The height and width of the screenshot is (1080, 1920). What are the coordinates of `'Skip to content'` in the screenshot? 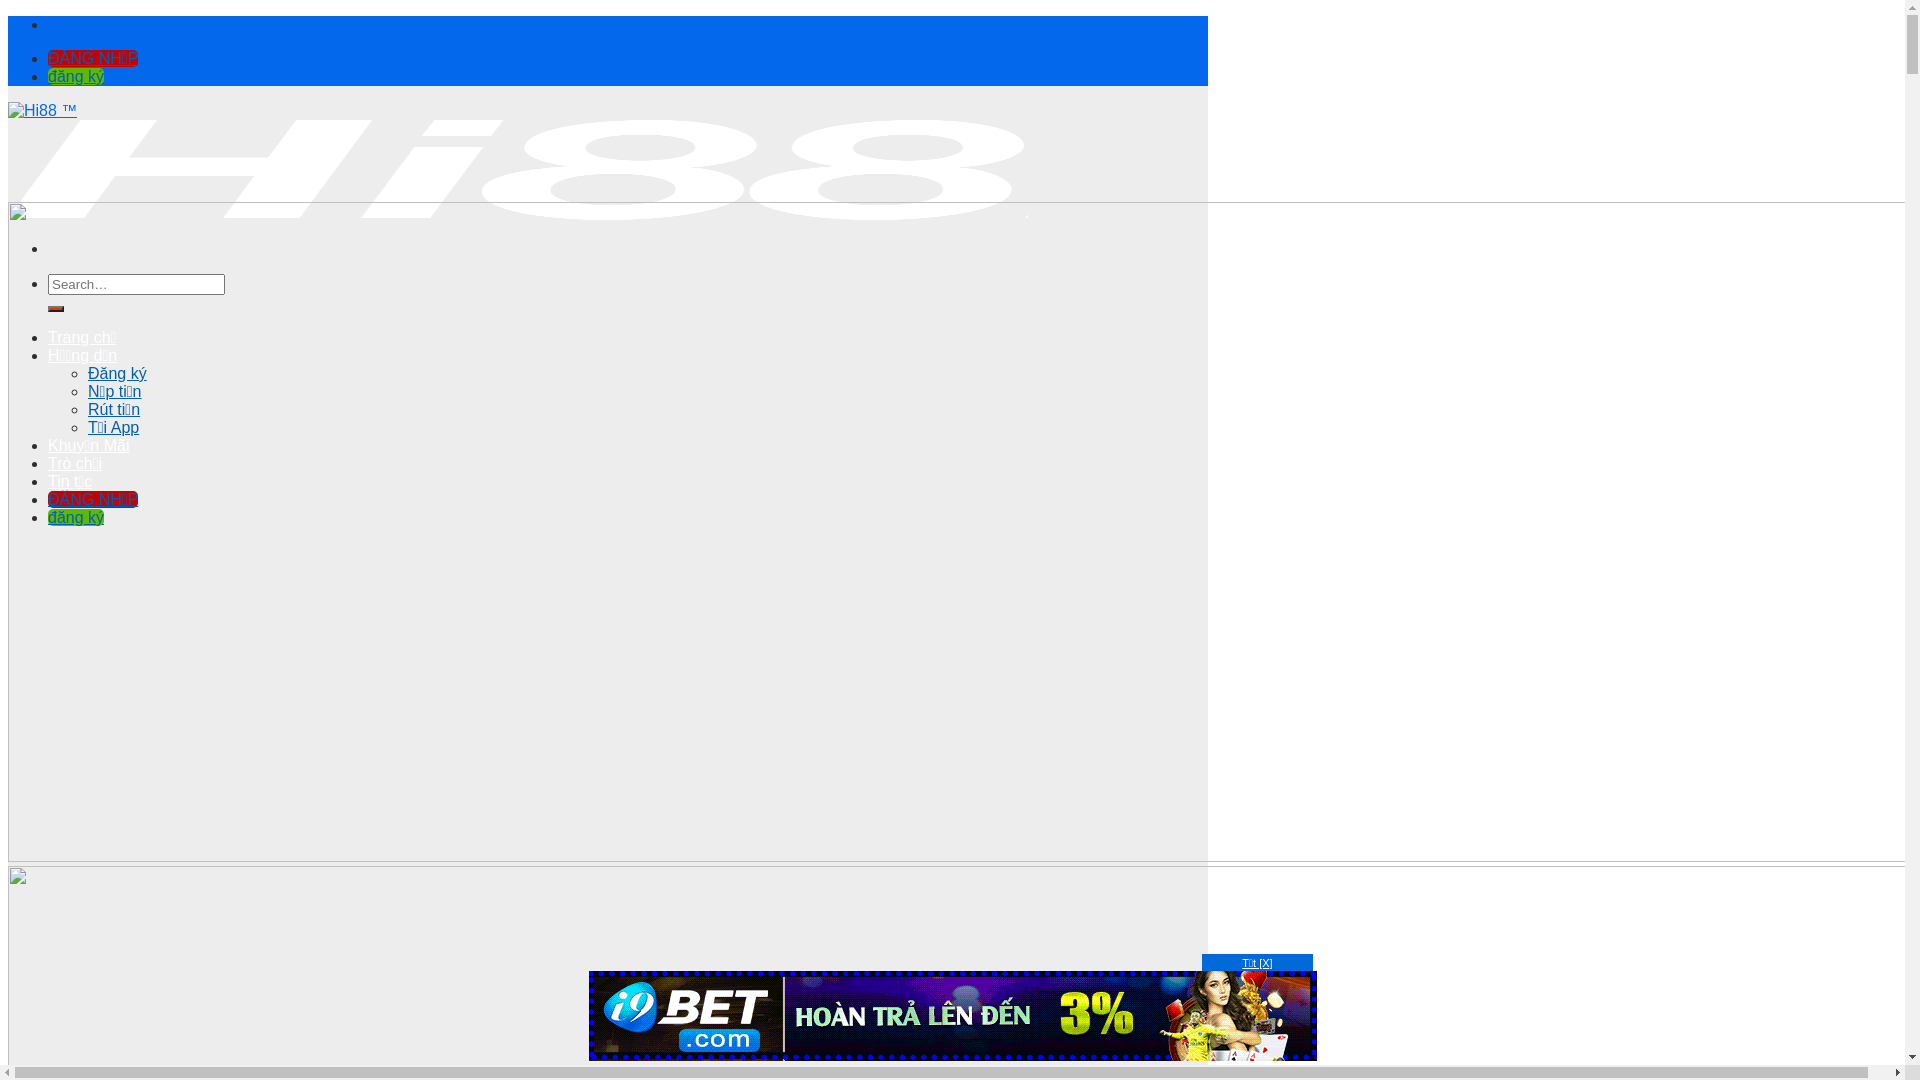 It's located at (7, 15).